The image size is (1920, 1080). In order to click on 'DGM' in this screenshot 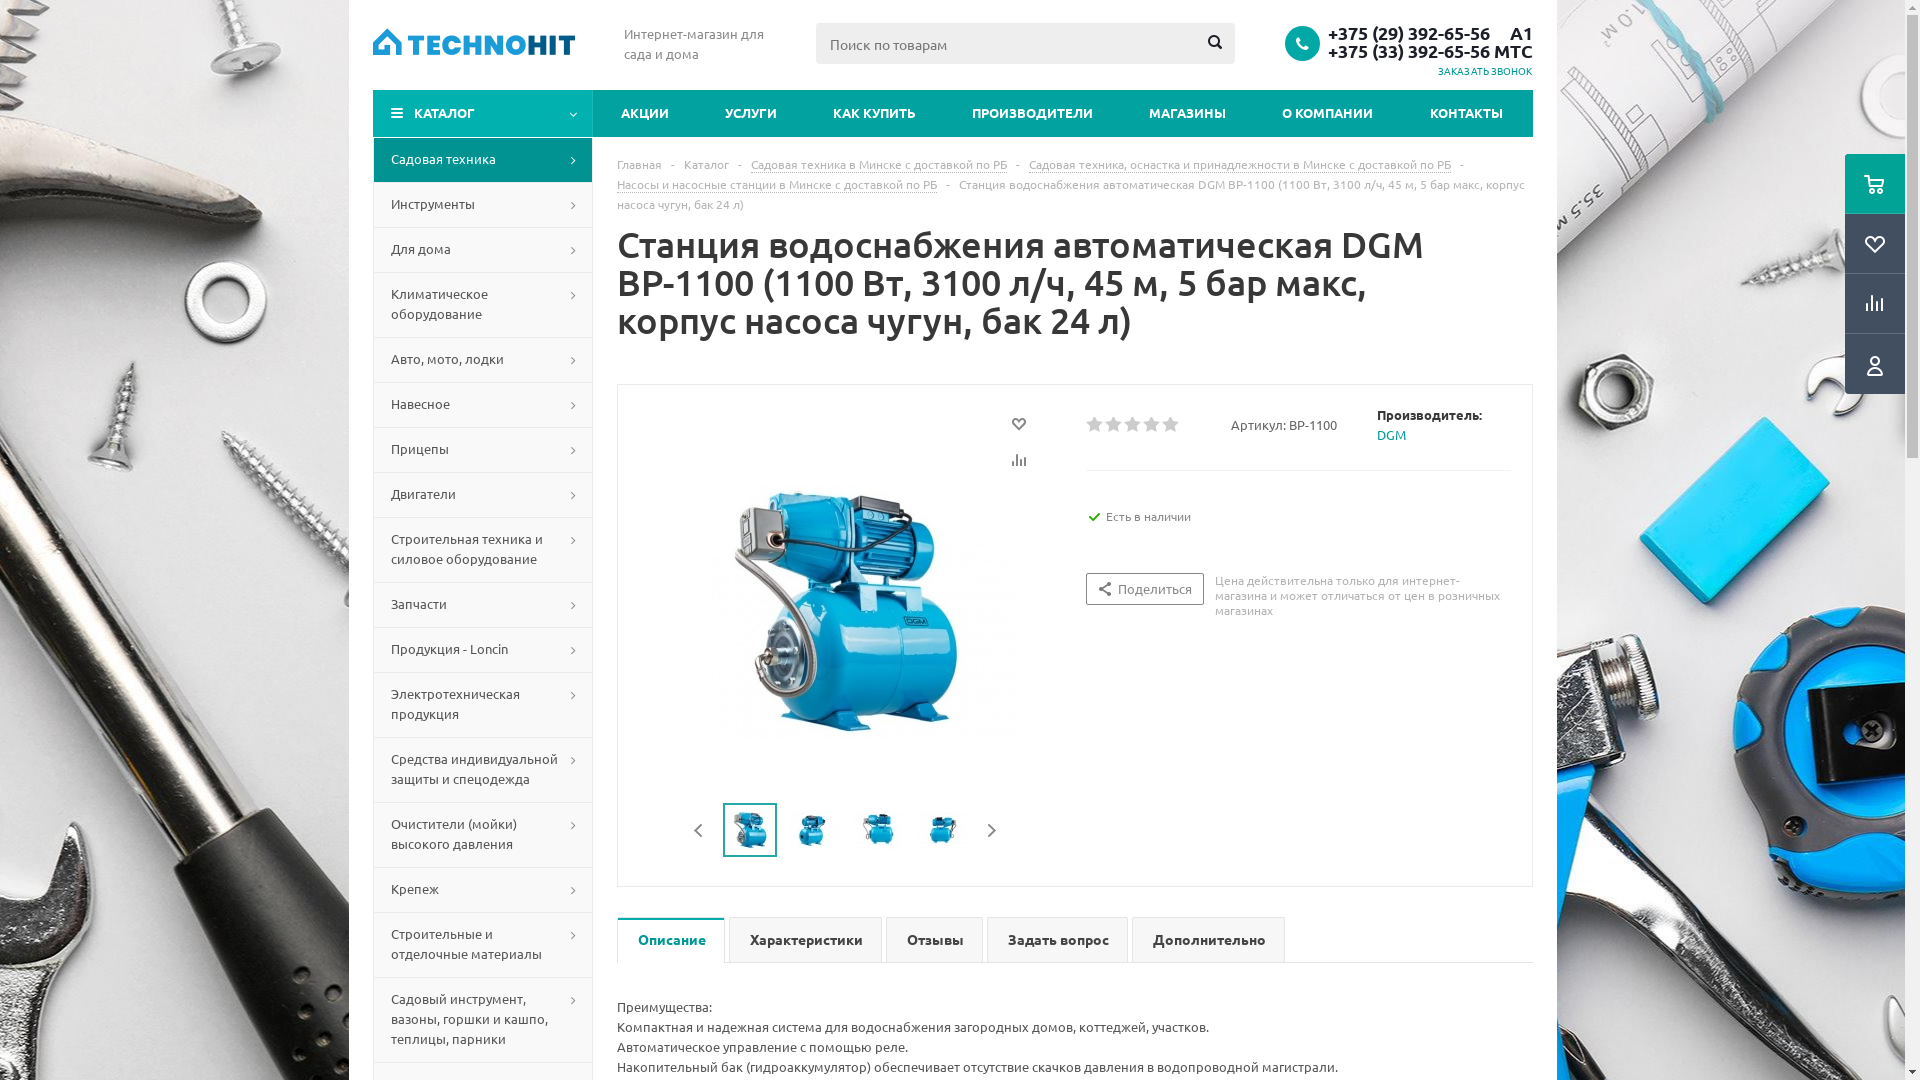, I will do `click(1390, 433)`.